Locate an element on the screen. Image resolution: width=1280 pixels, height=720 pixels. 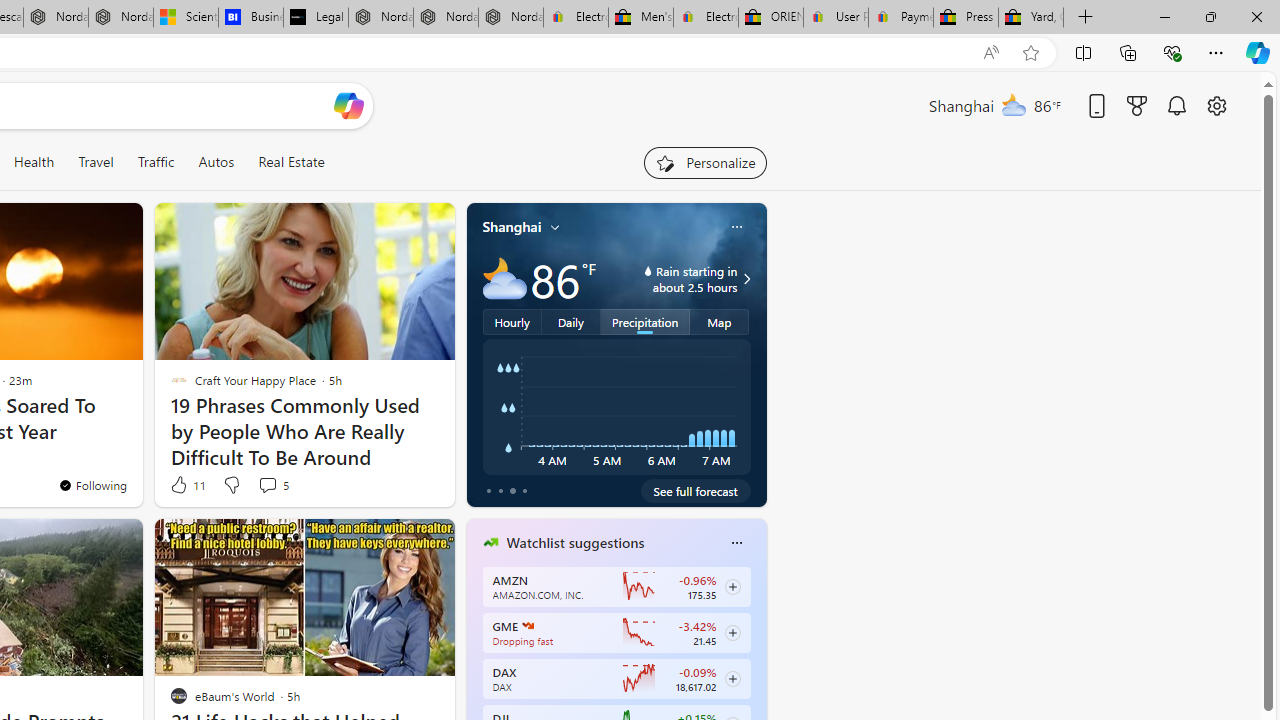
'You' is located at coordinates (91, 485).